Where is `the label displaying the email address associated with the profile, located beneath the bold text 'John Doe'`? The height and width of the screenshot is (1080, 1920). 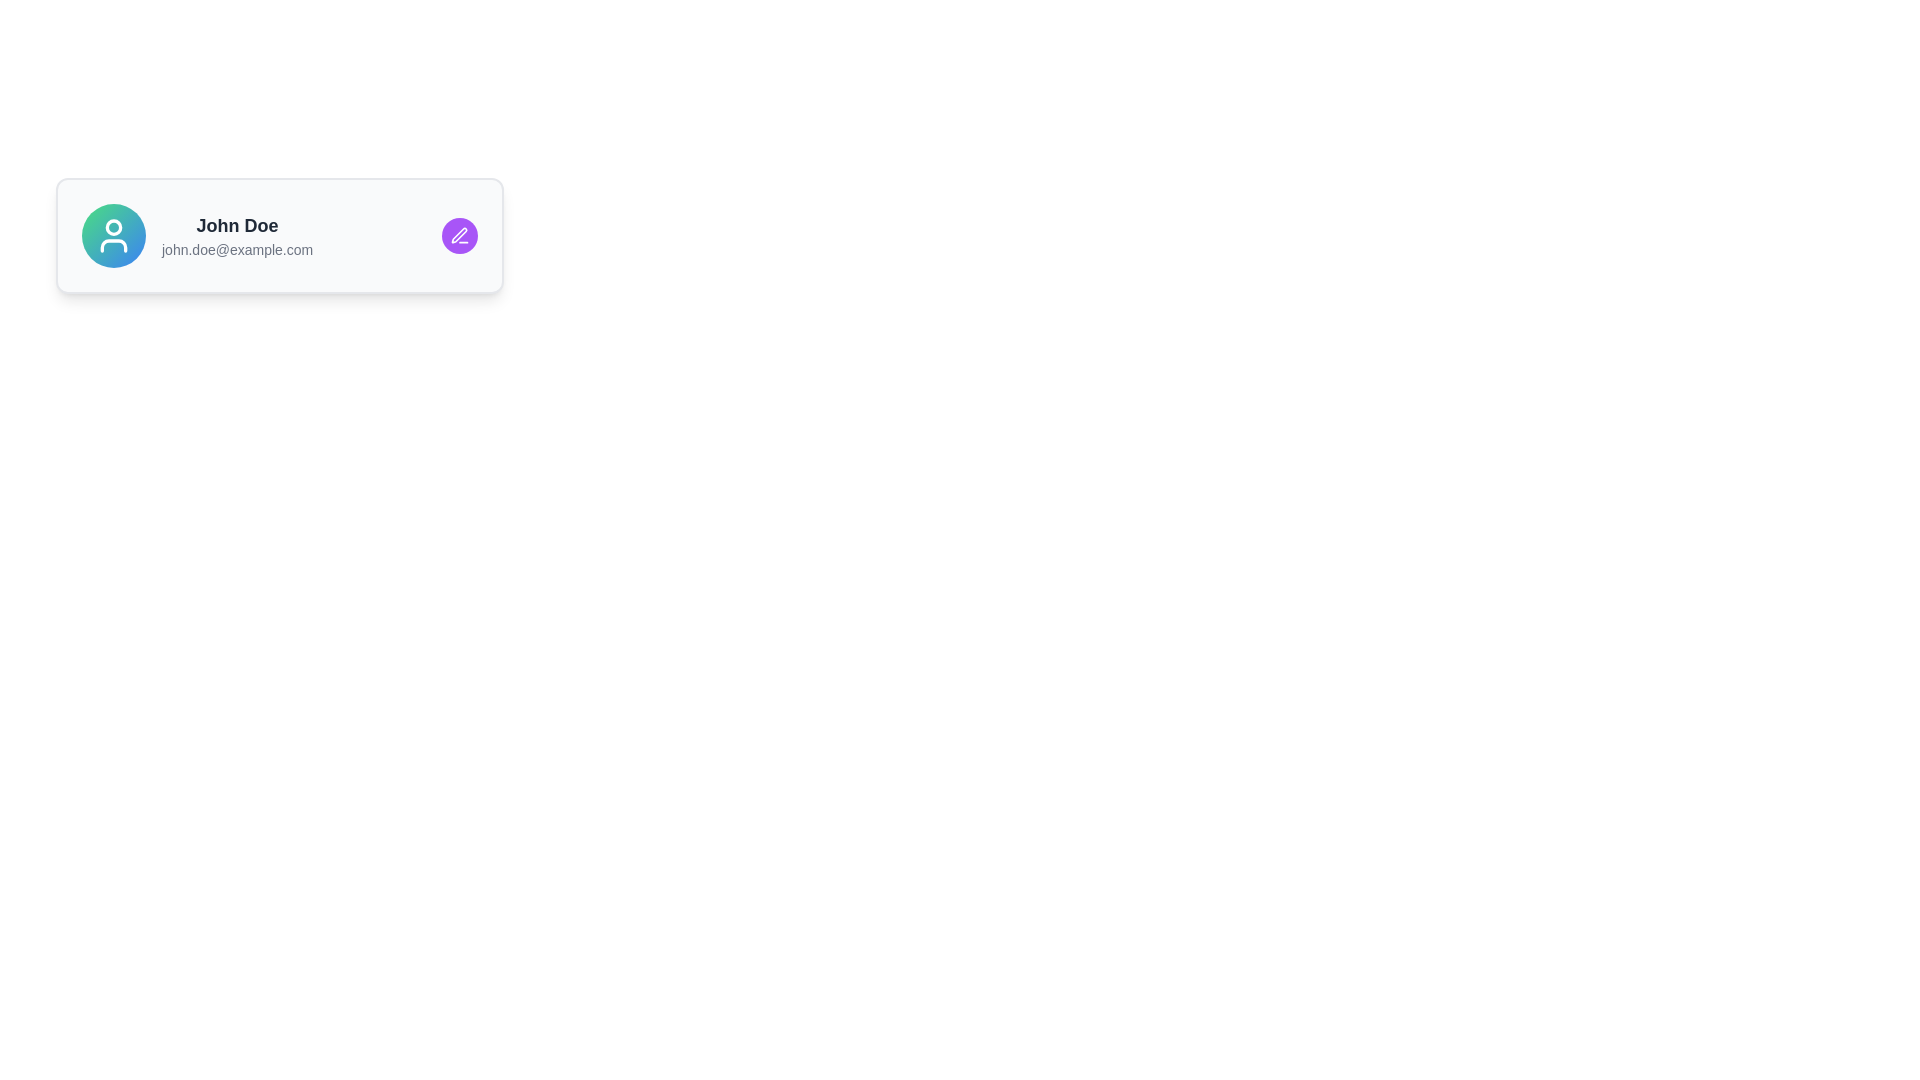
the label displaying the email address associated with the profile, located beneath the bold text 'John Doe' is located at coordinates (237, 249).